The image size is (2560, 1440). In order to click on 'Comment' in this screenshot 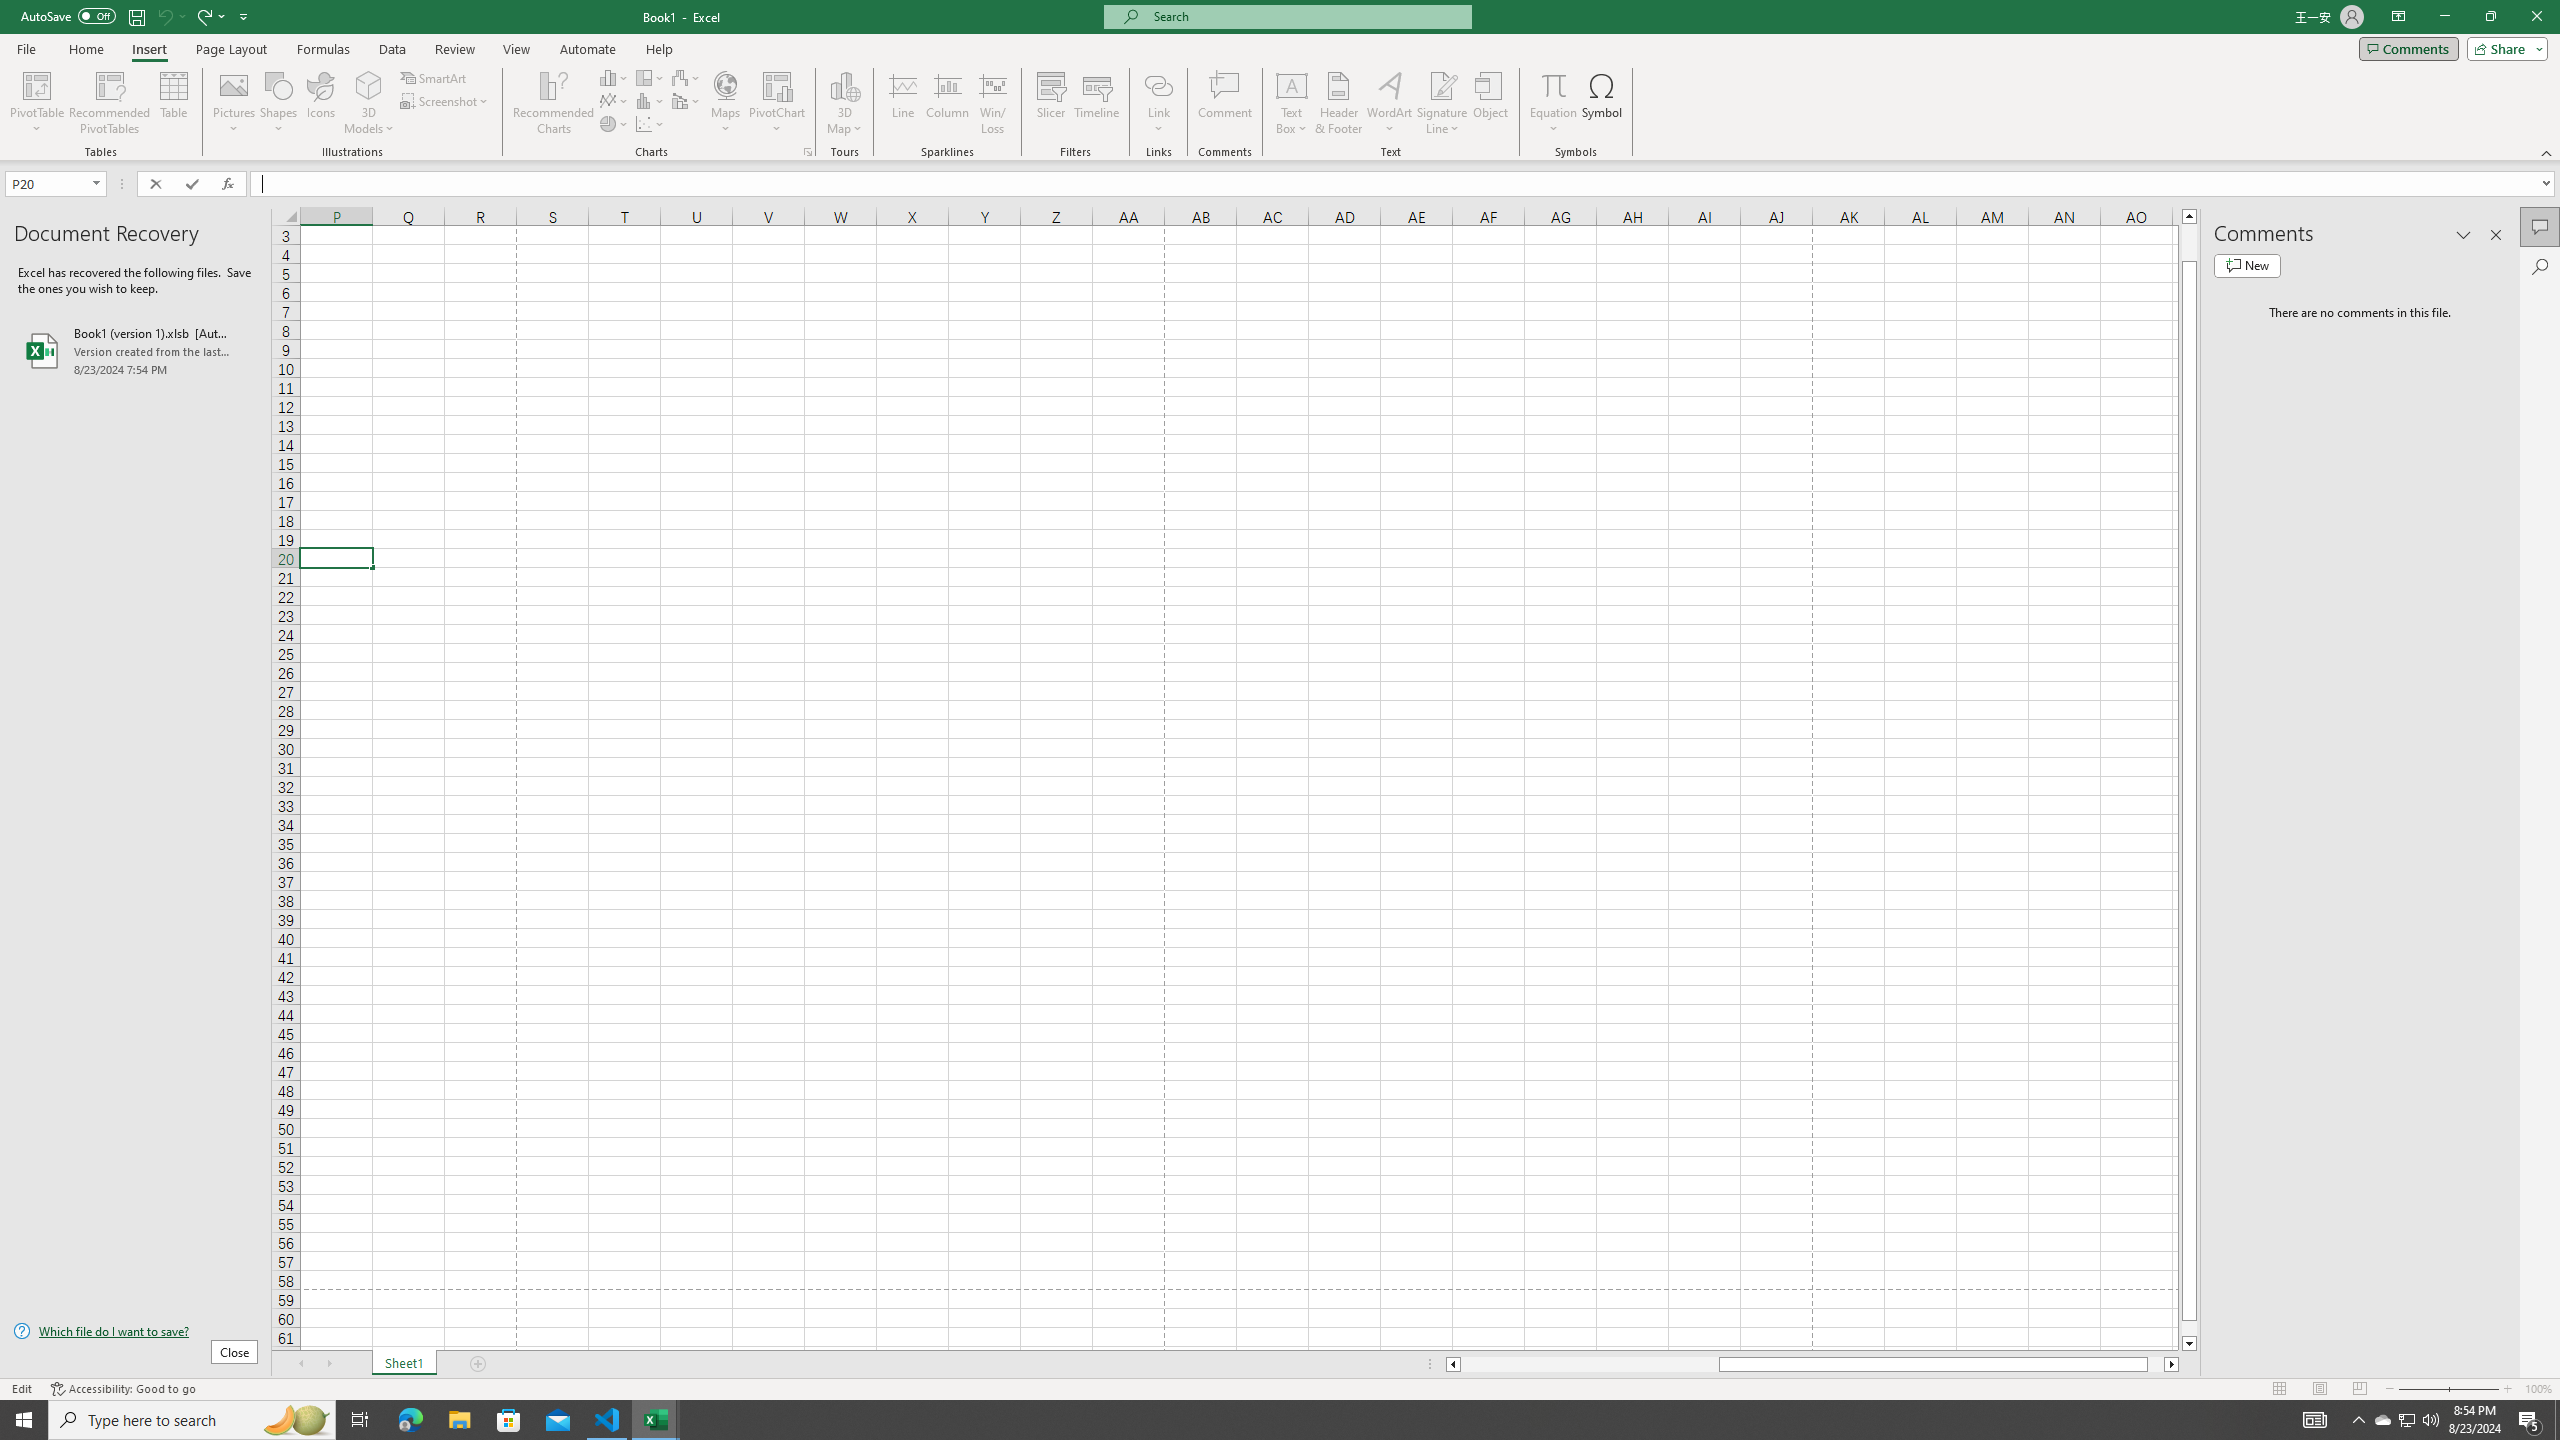, I will do `click(1223, 103)`.